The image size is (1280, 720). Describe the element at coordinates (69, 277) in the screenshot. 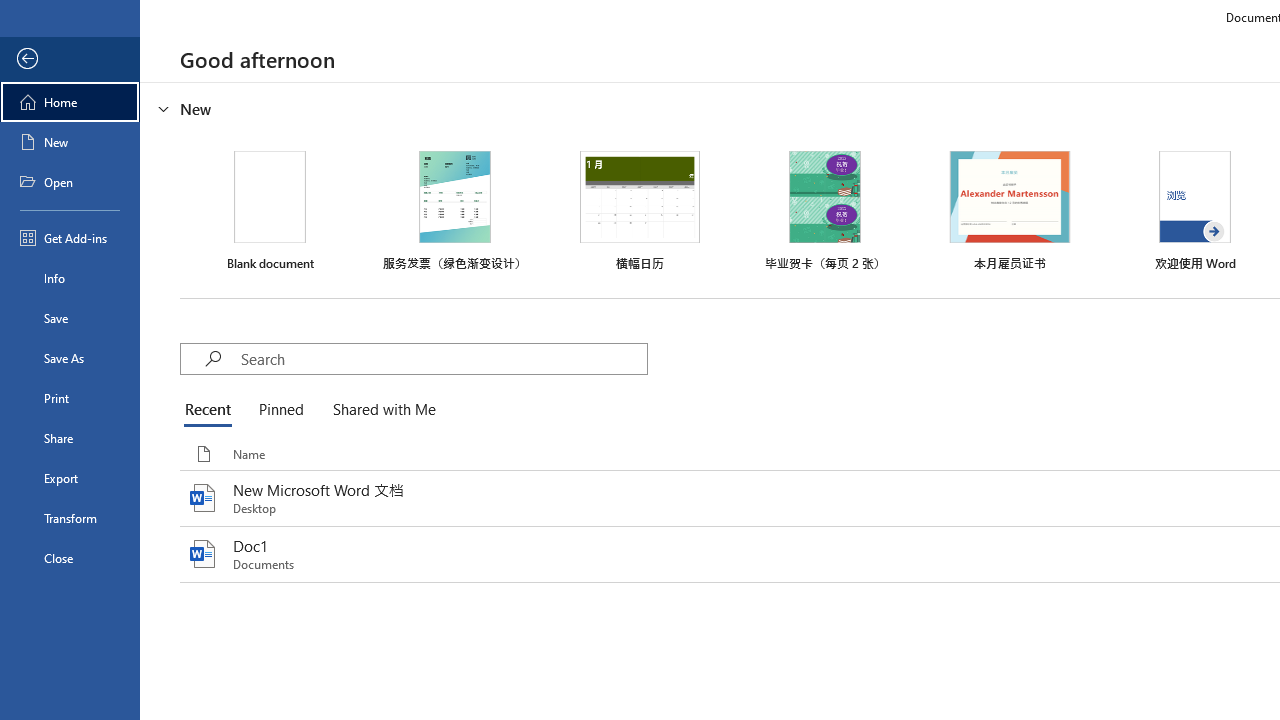

I see `'Info'` at that location.